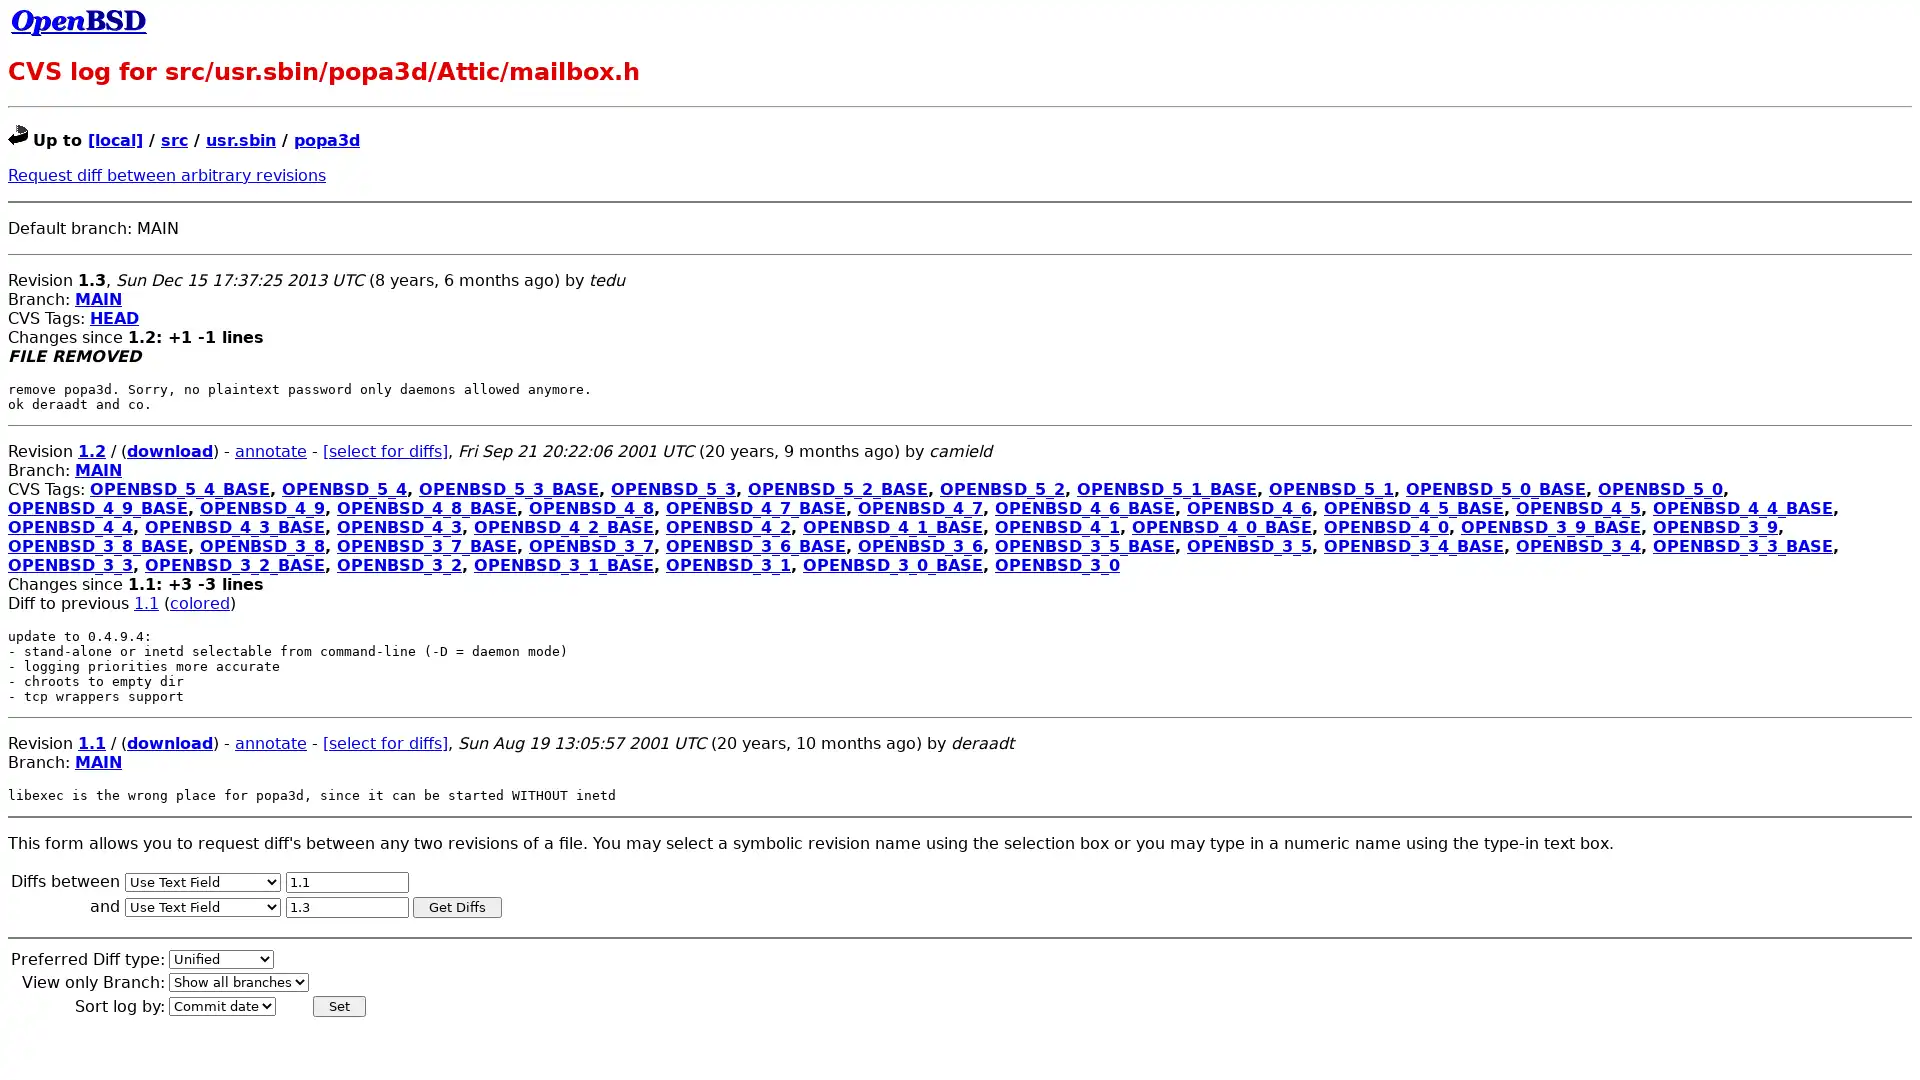  I want to click on Set, so click(339, 1005).